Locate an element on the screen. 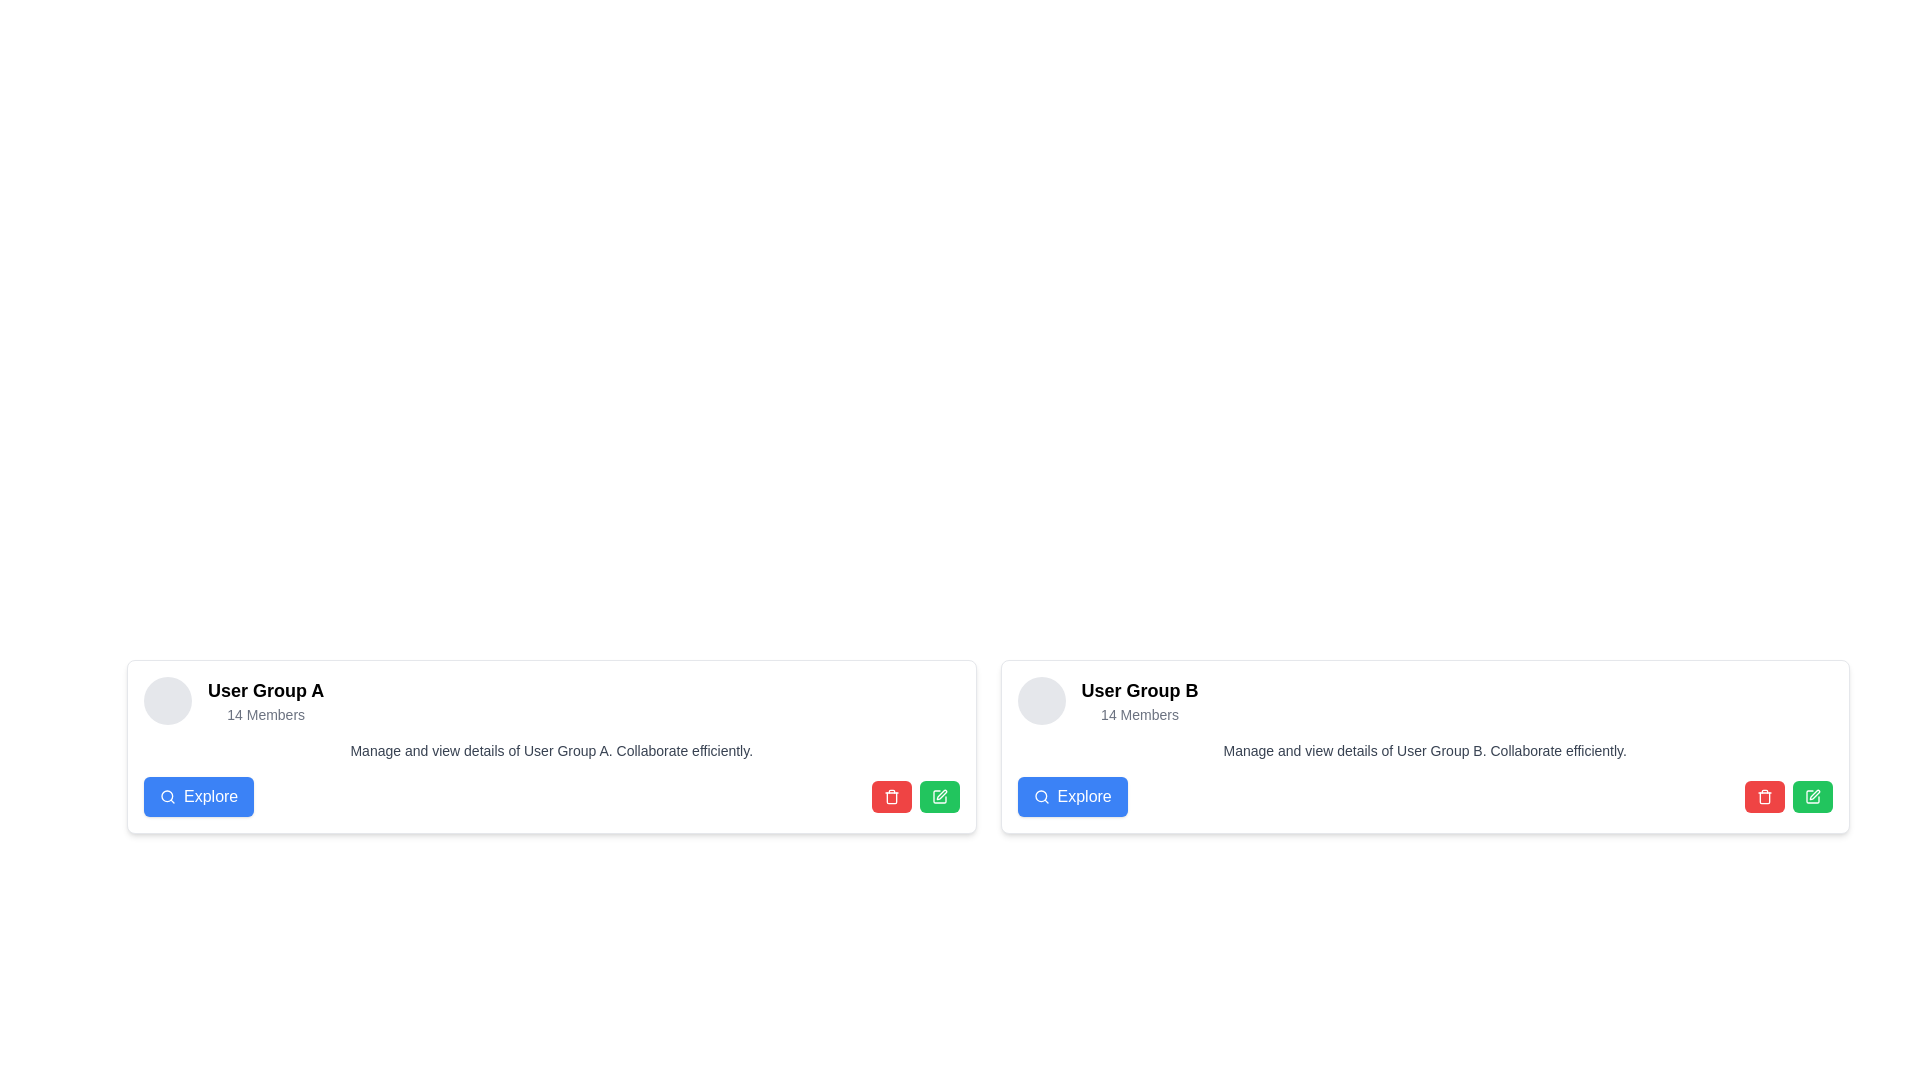  the middle component of the trash bin icon representing the delete action for 'User Group A' located in the bottom-right corner of the card is located at coordinates (890, 797).